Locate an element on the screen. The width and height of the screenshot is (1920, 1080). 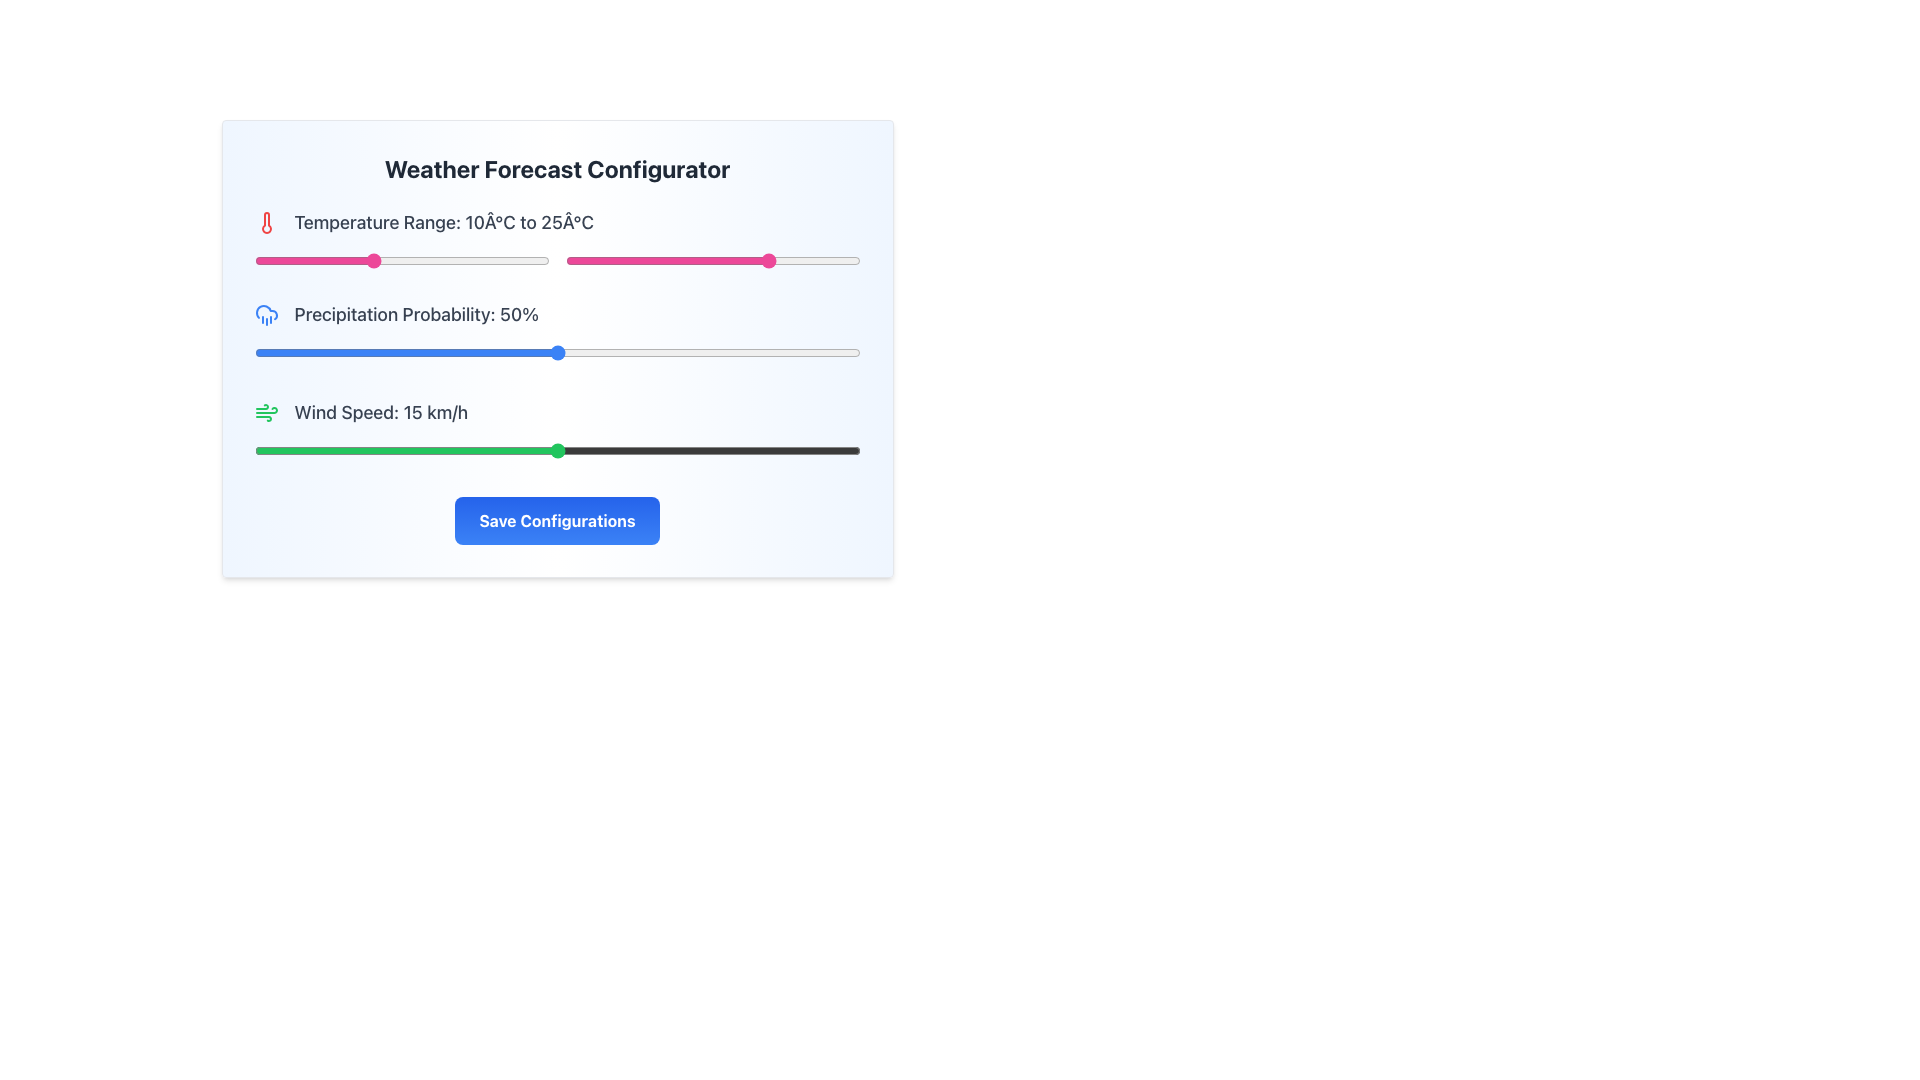
the slider value is located at coordinates (366, 260).